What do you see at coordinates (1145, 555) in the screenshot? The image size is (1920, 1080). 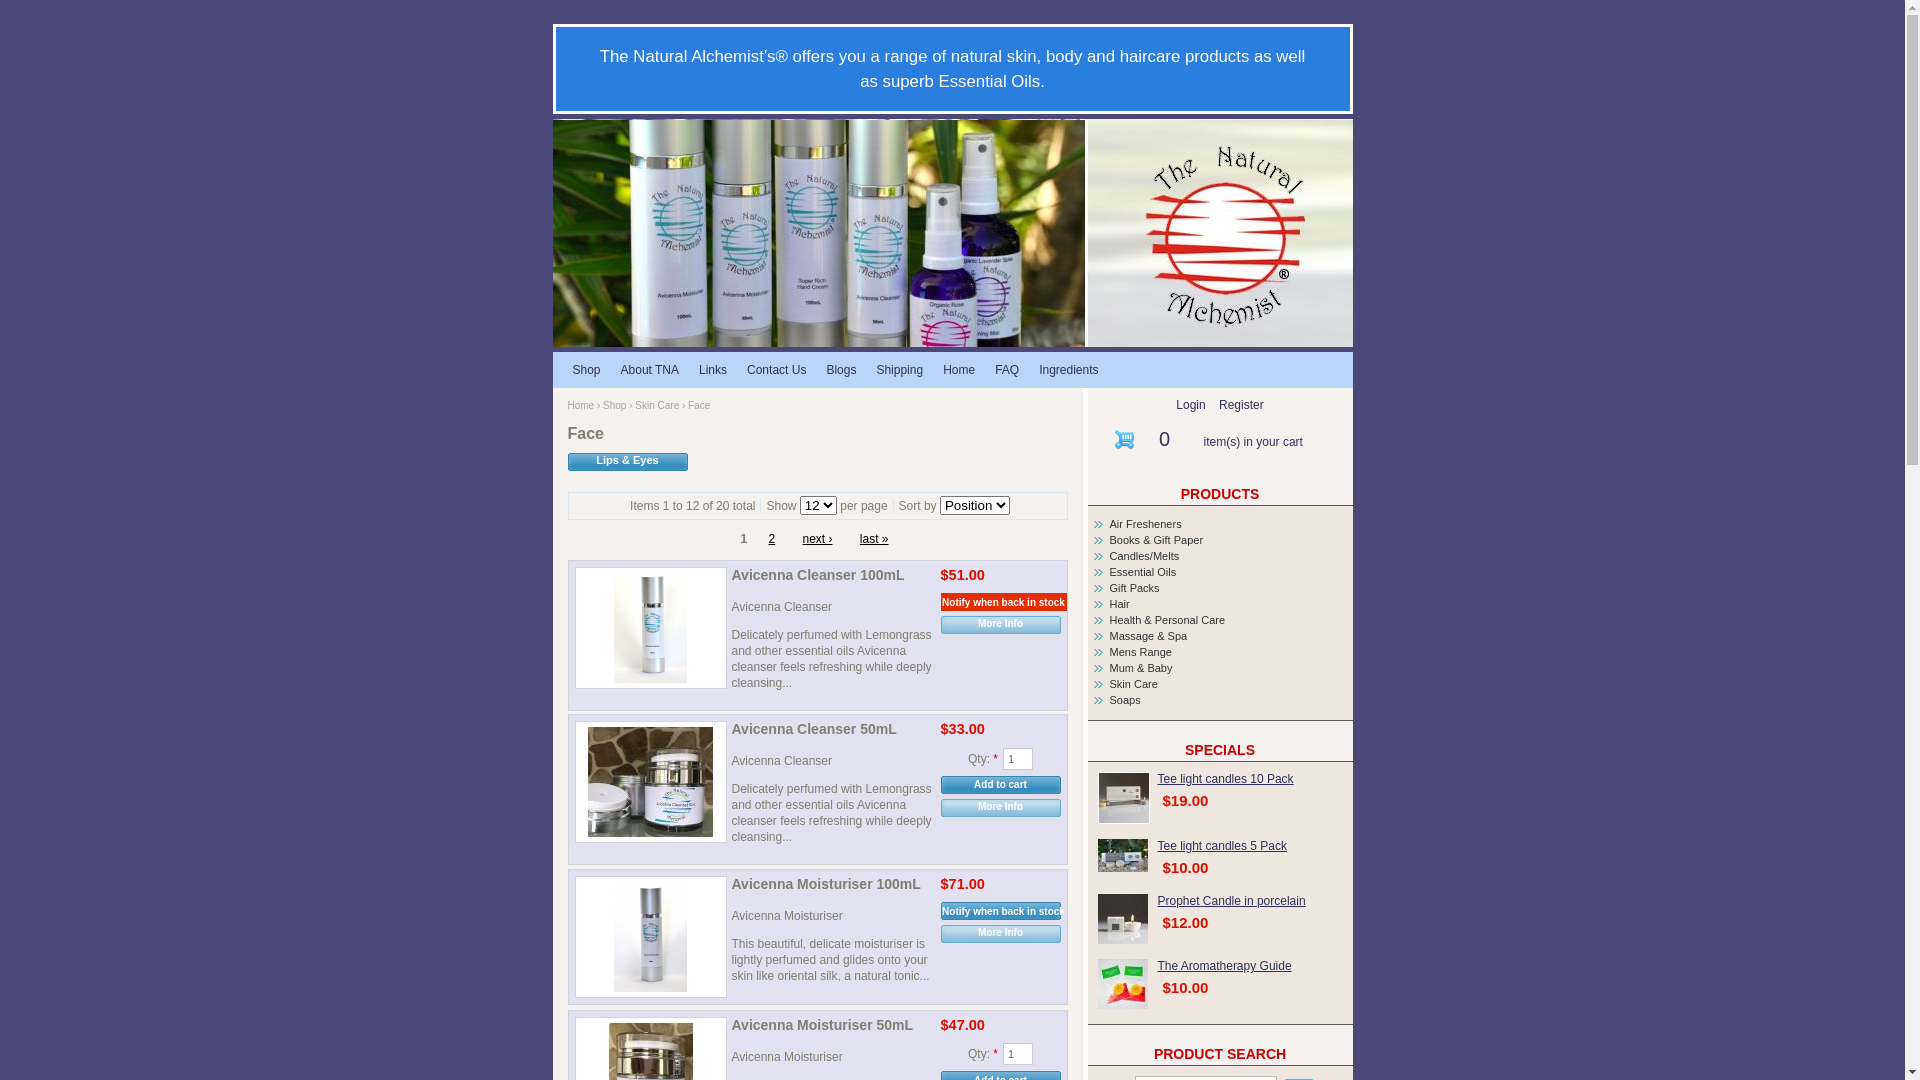 I see `'Candles/Melts'` at bounding box center [1145, 555].